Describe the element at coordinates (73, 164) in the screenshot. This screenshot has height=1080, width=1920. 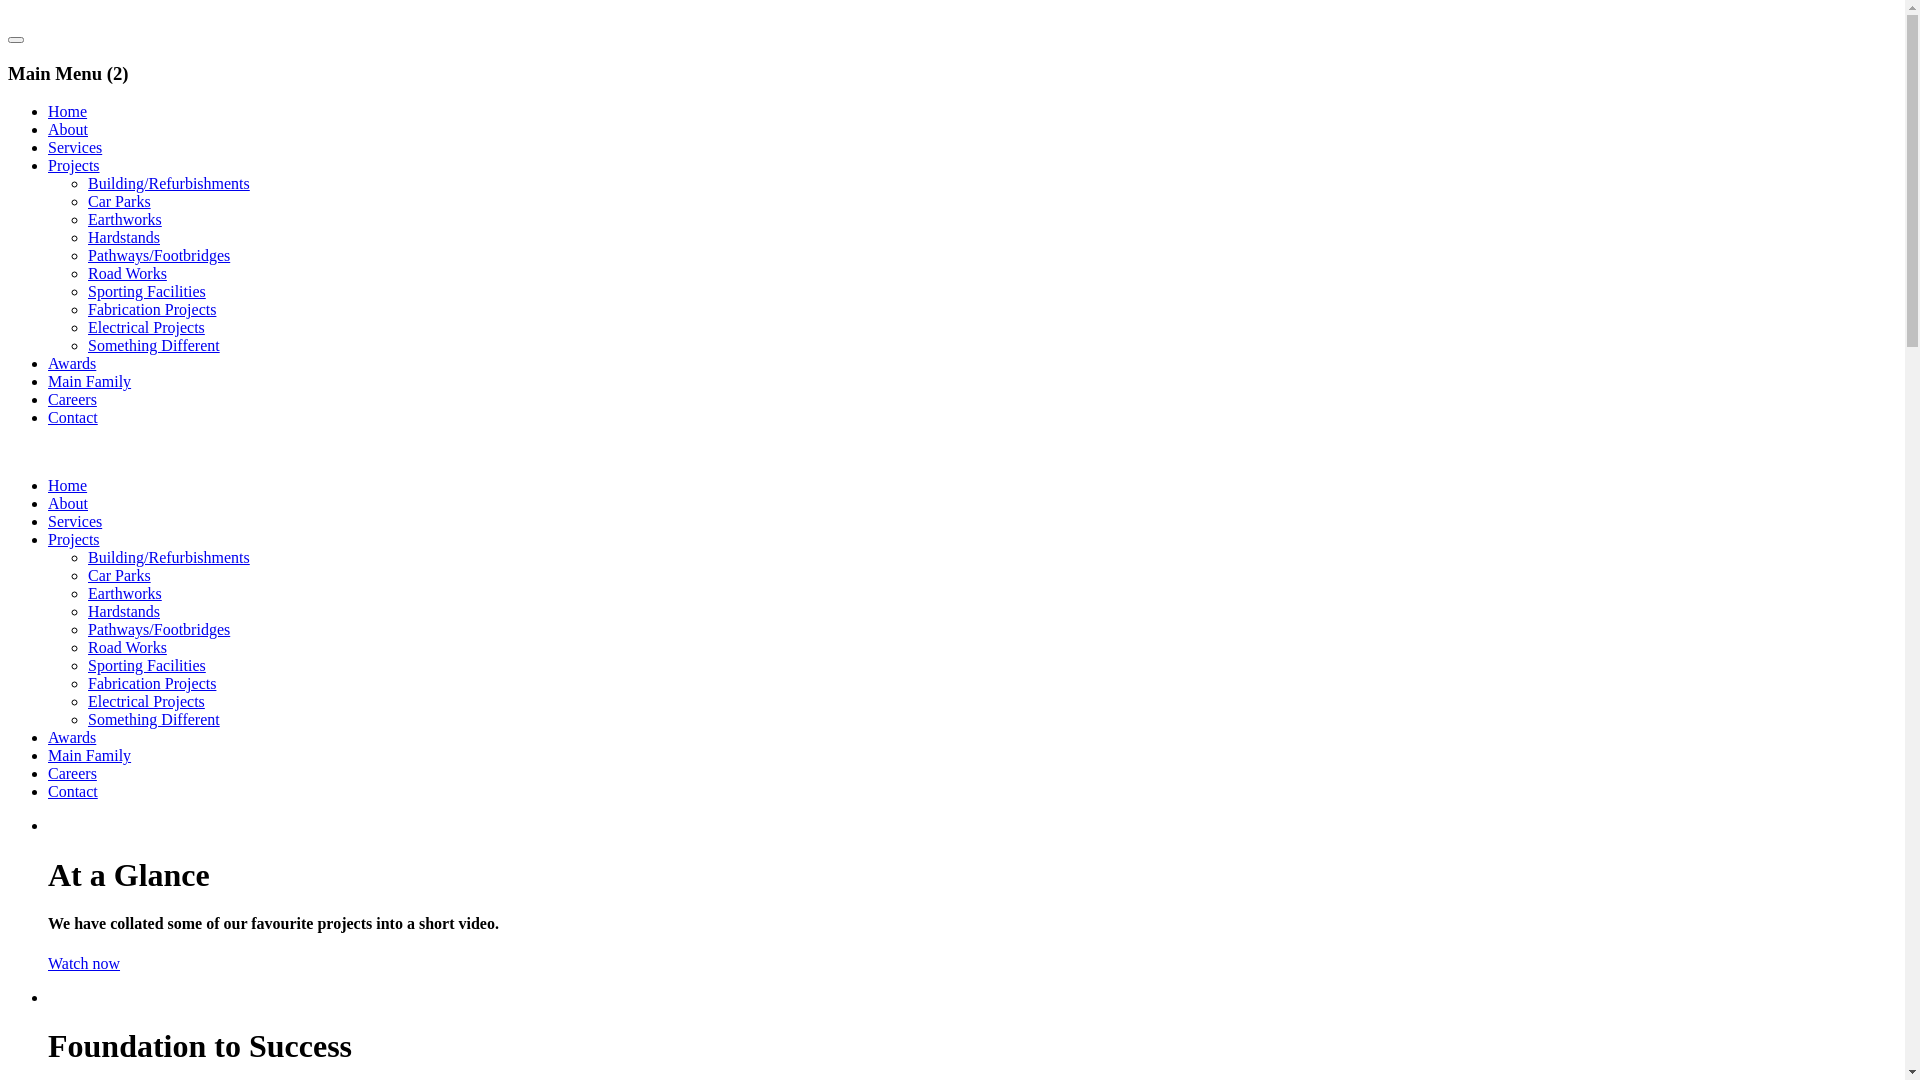
I see `'Projects'` at that location.